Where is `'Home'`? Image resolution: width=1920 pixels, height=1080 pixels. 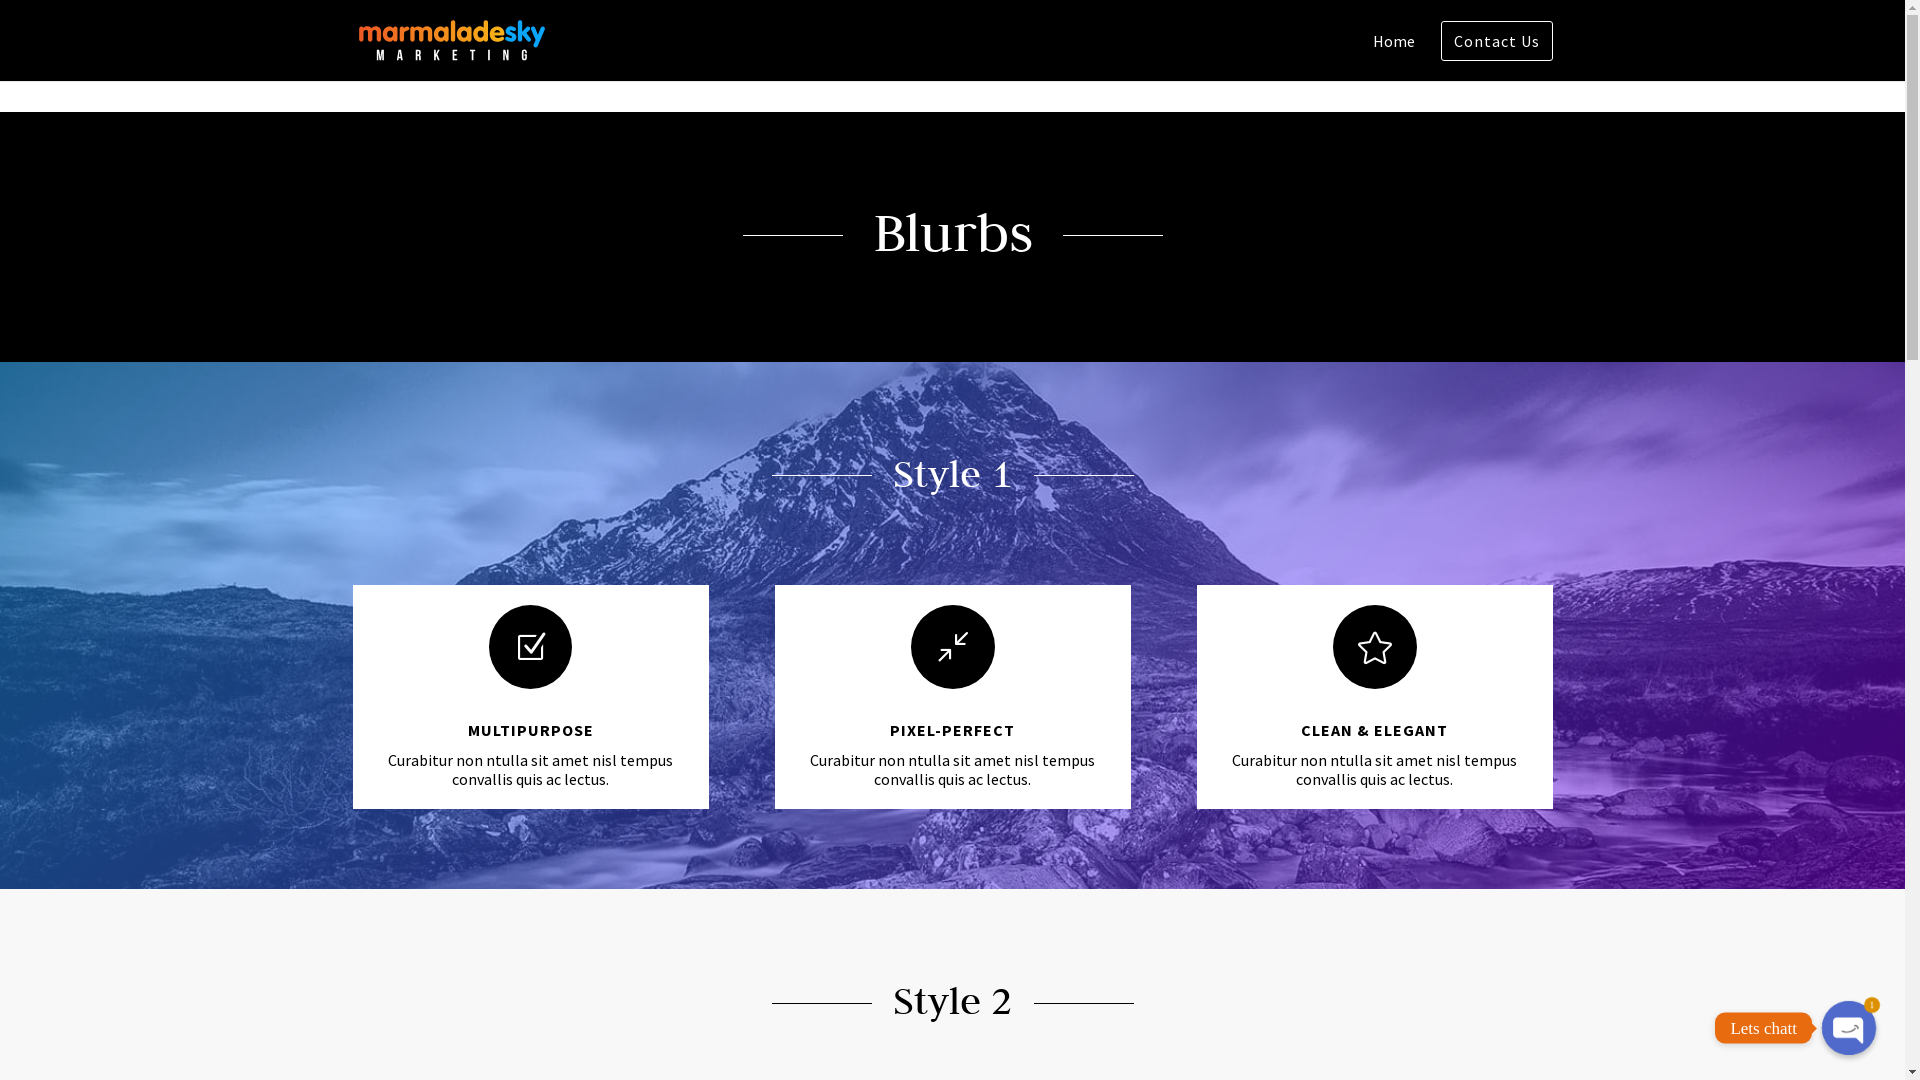 'Home' is located at coordinates (369, 999).